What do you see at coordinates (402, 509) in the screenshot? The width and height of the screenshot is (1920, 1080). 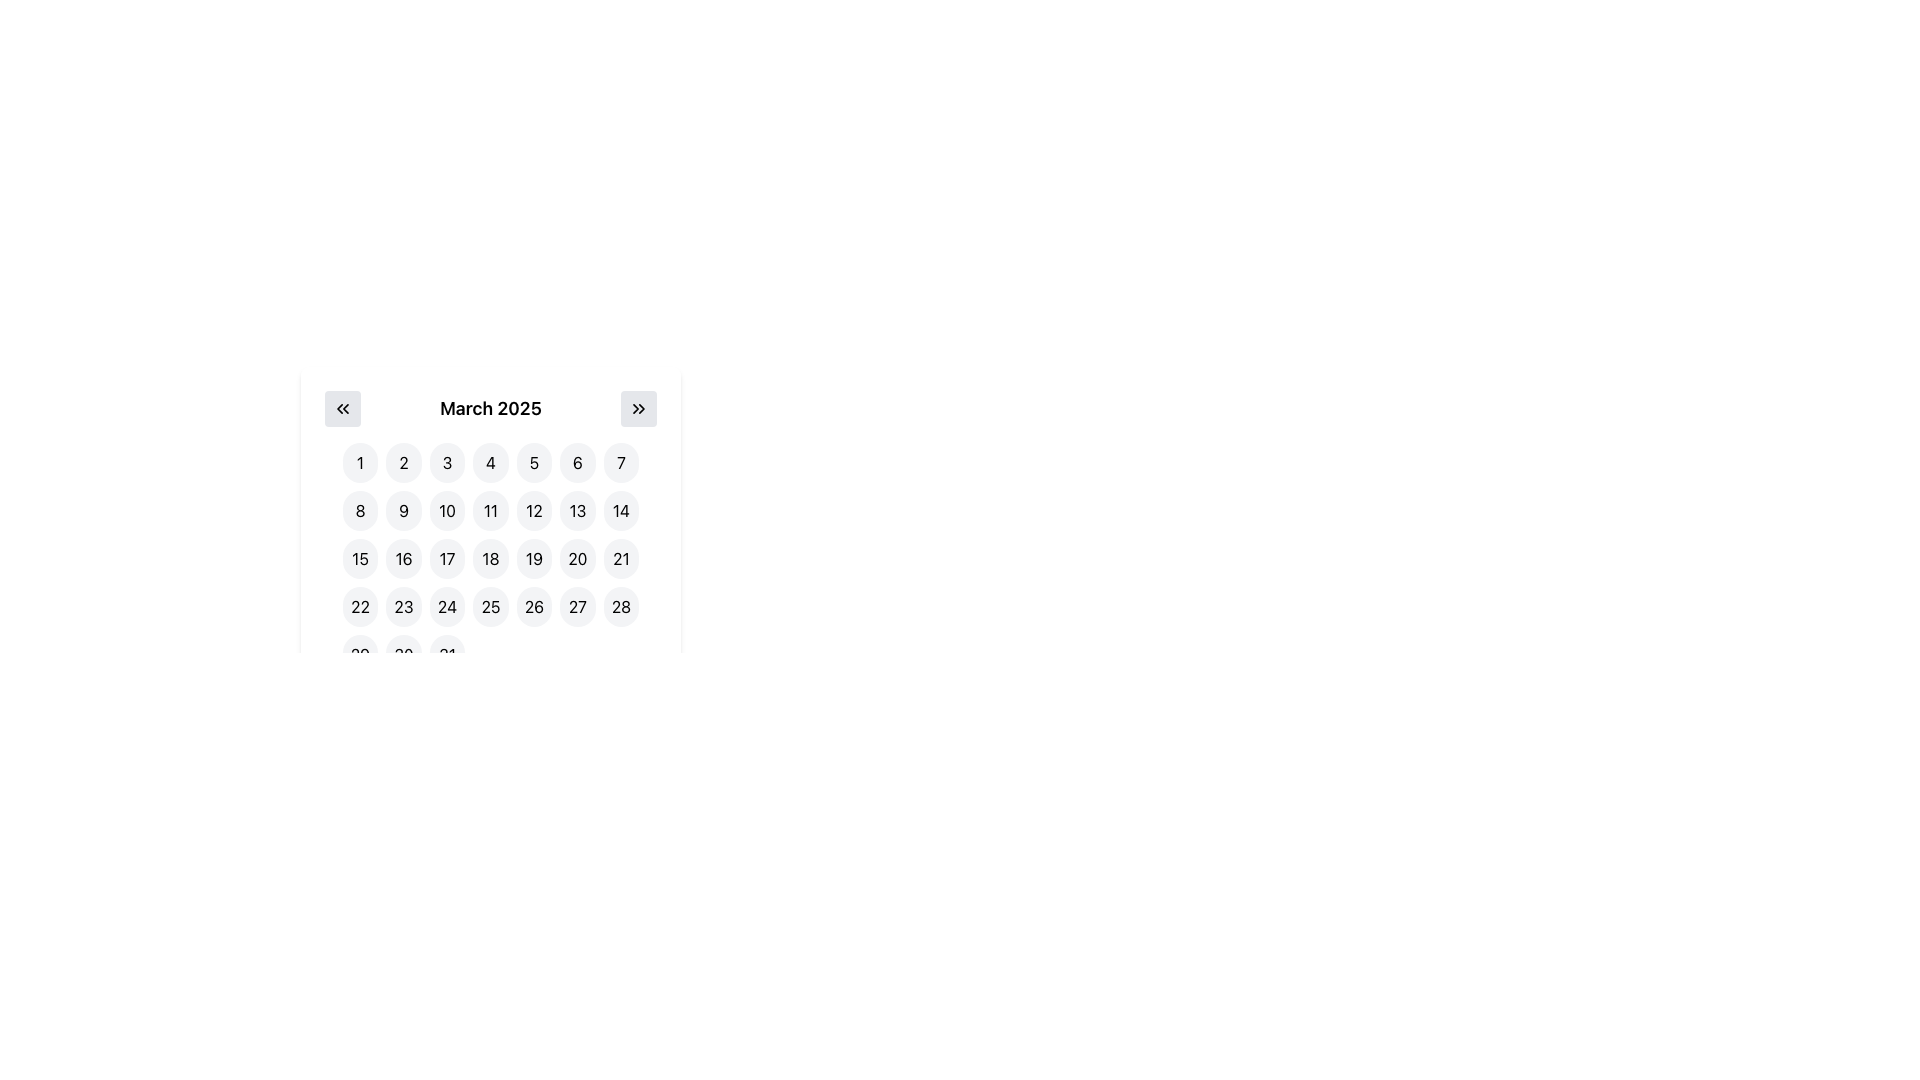 I see `the selectable date button representing the ninth day of the month in the date picker interface` at bounding box center [402, 509].